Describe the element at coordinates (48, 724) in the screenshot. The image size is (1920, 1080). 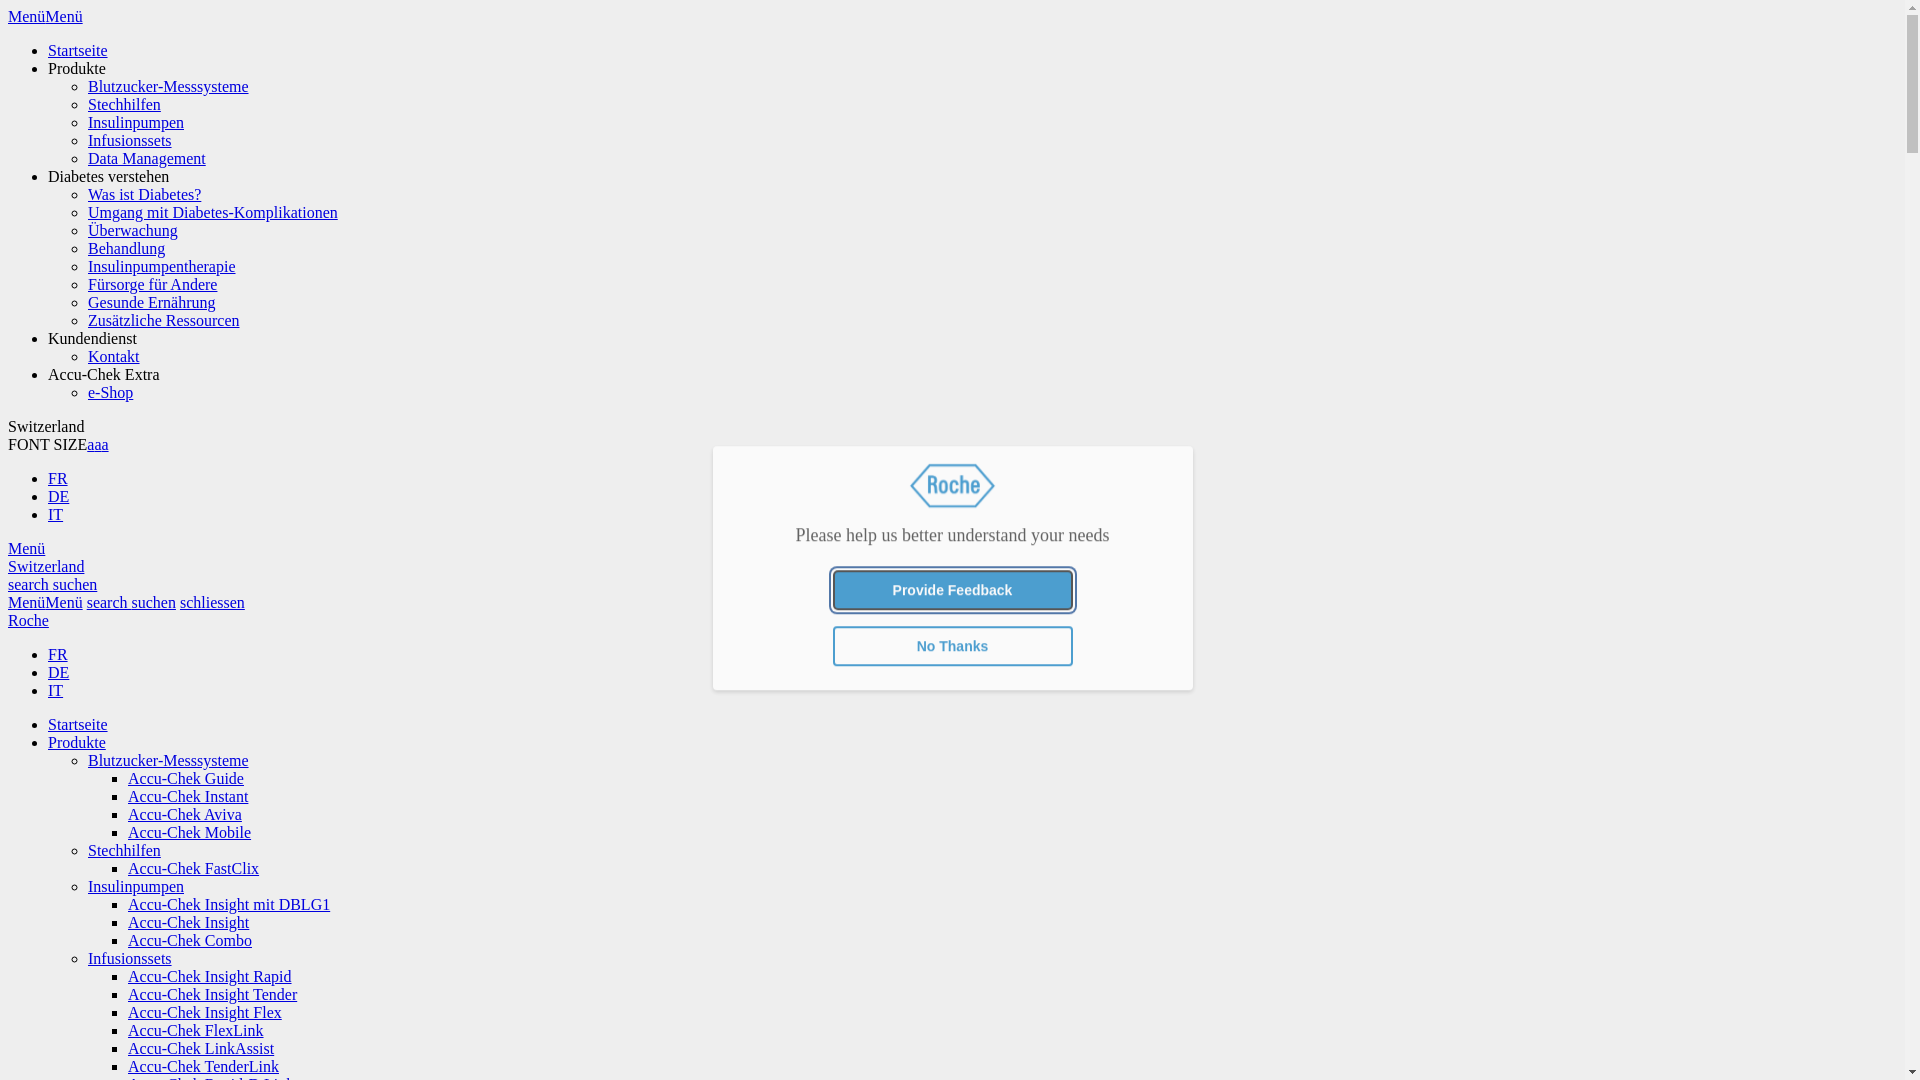
I see `'Startseite'` at that location.